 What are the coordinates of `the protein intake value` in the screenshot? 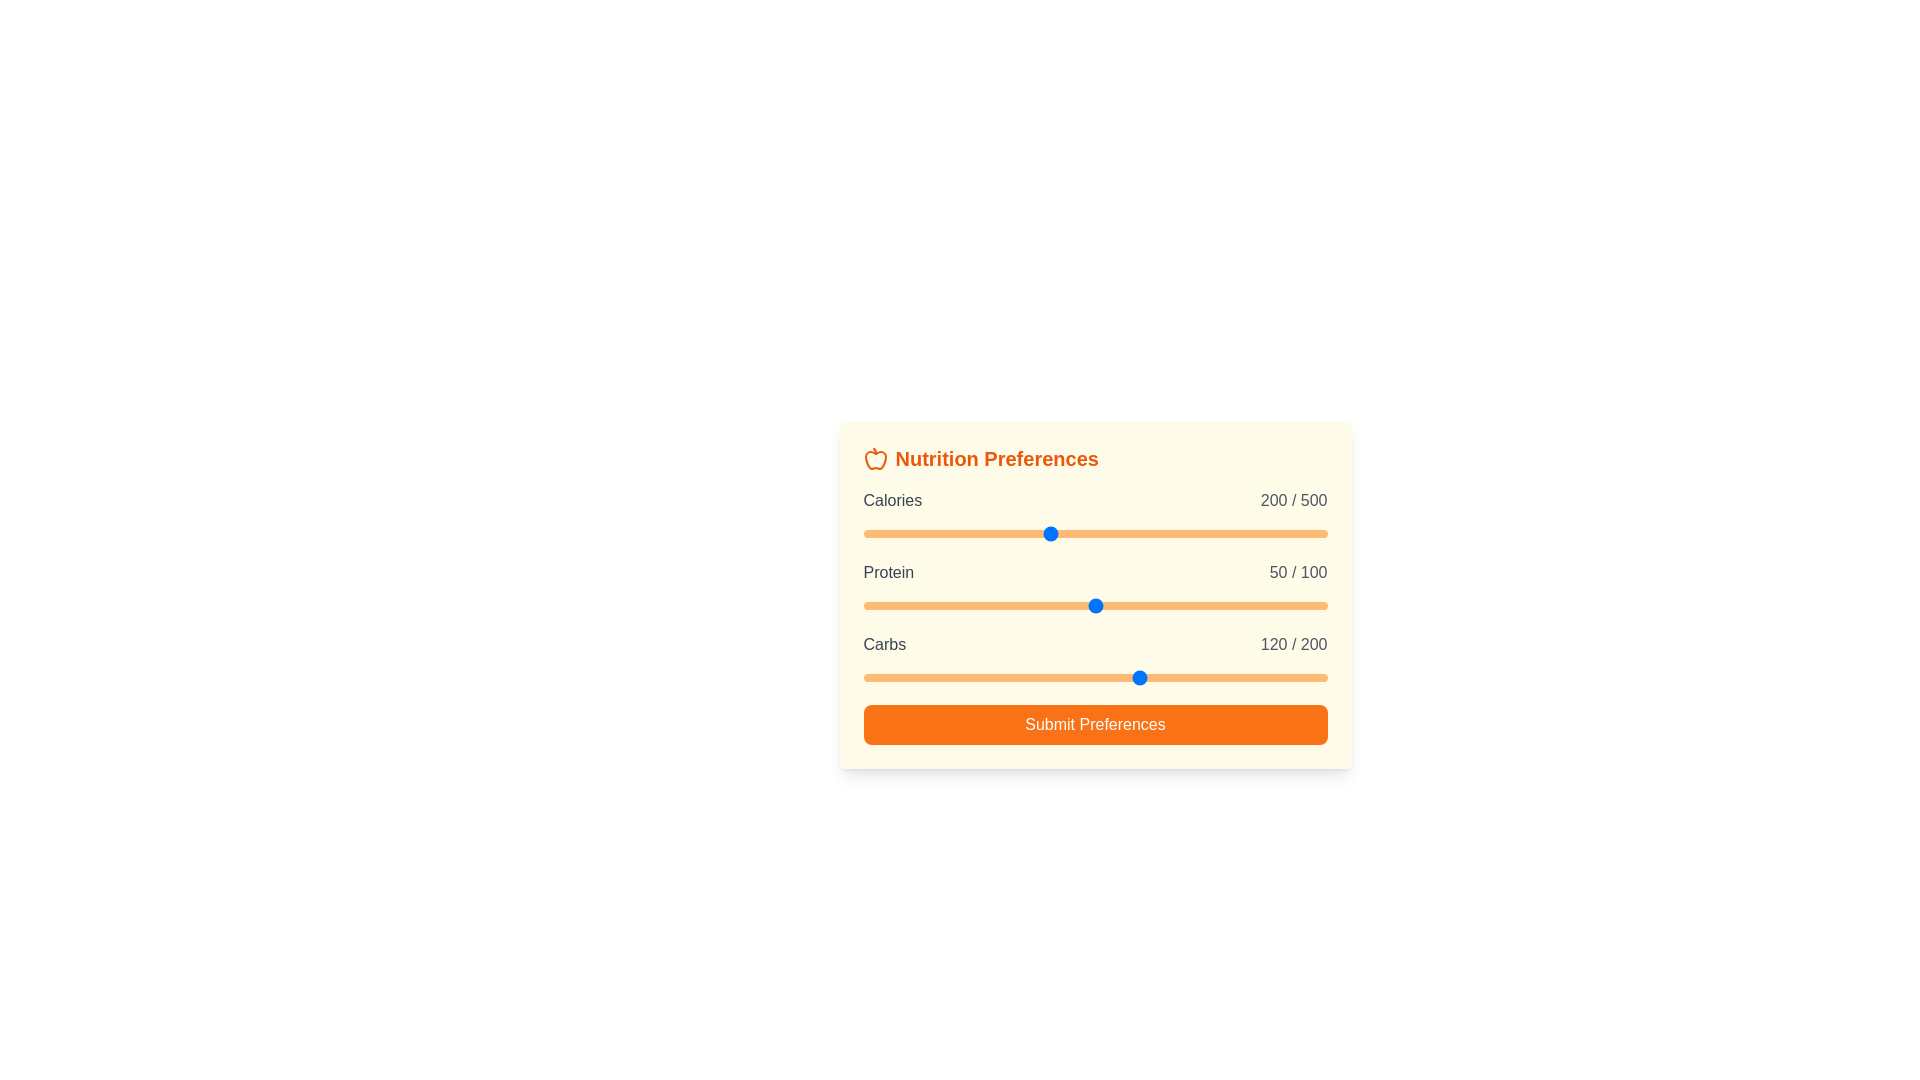 It's located at (1308, 604).